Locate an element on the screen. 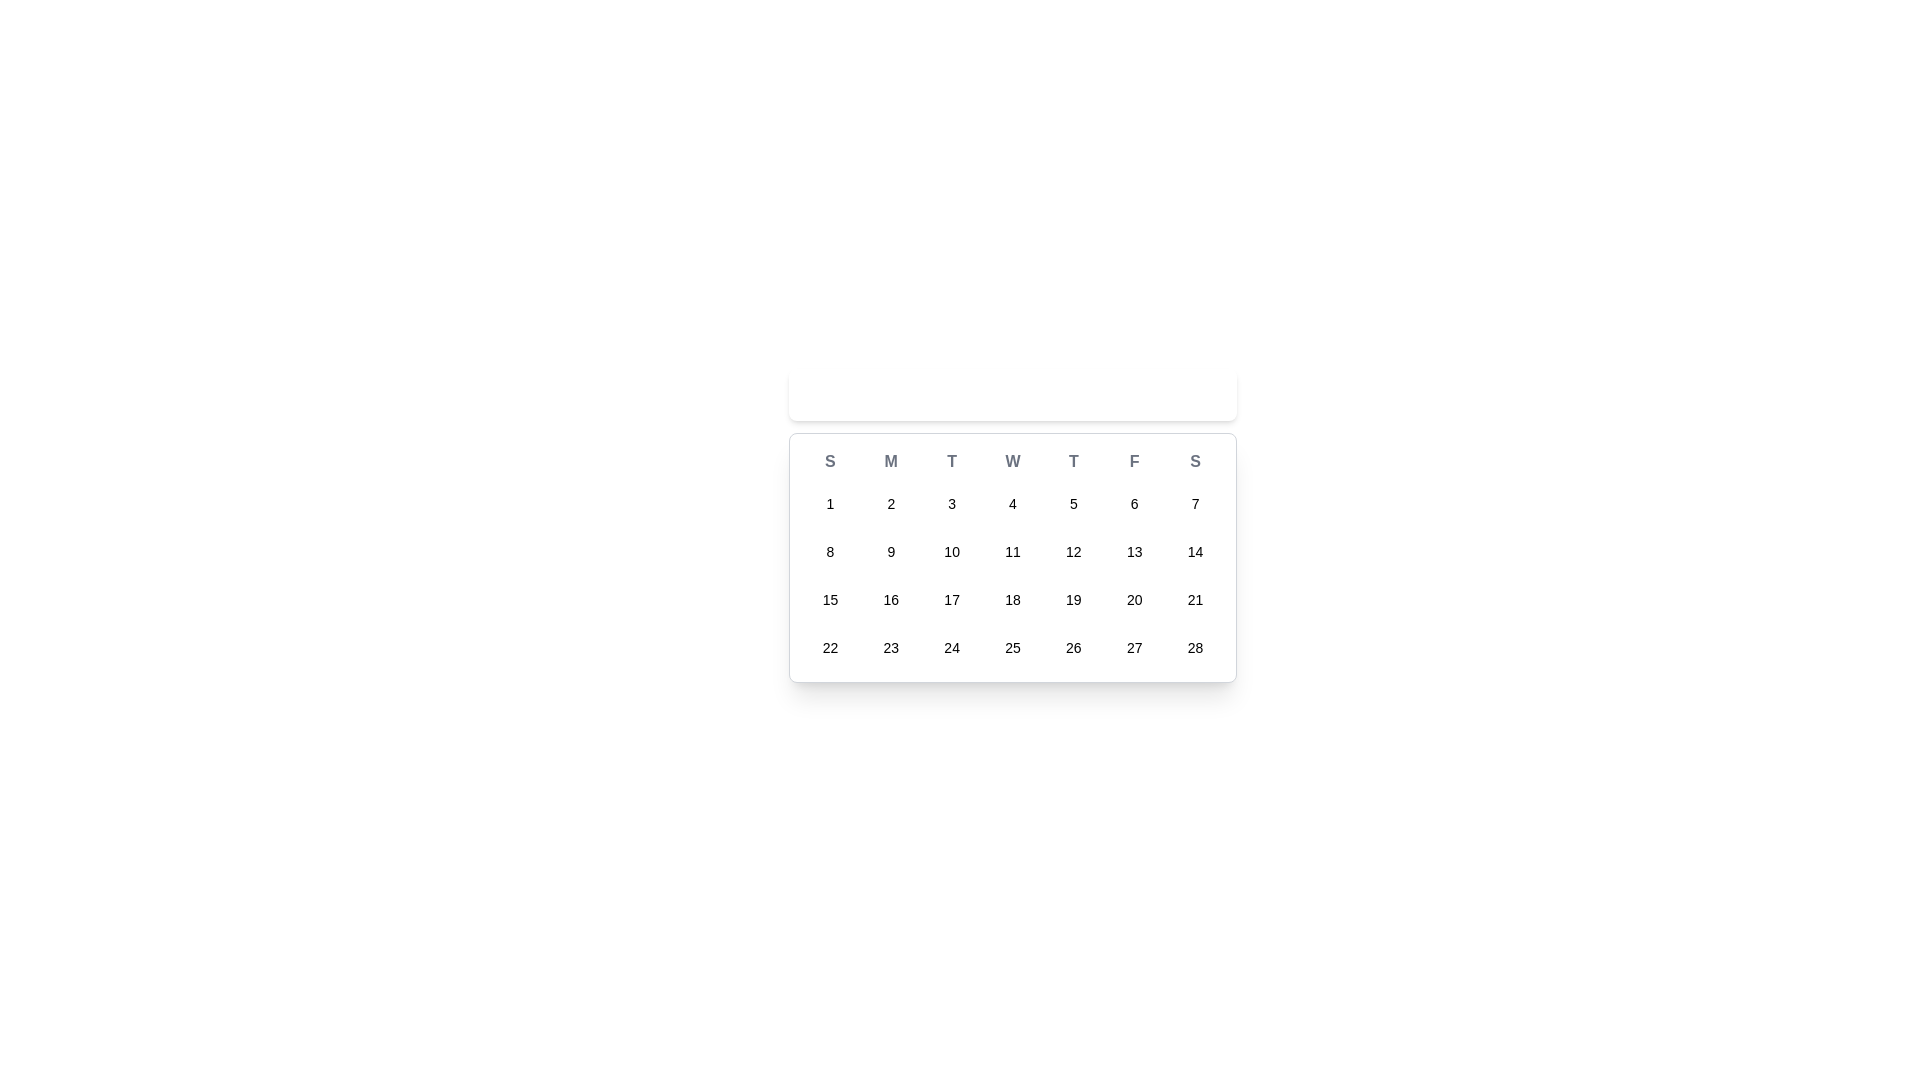  the text label indicating 'Saturday' in the calendar header row, which is located at the seventh position in the row of day initials is located at coordinates (1195, 462).